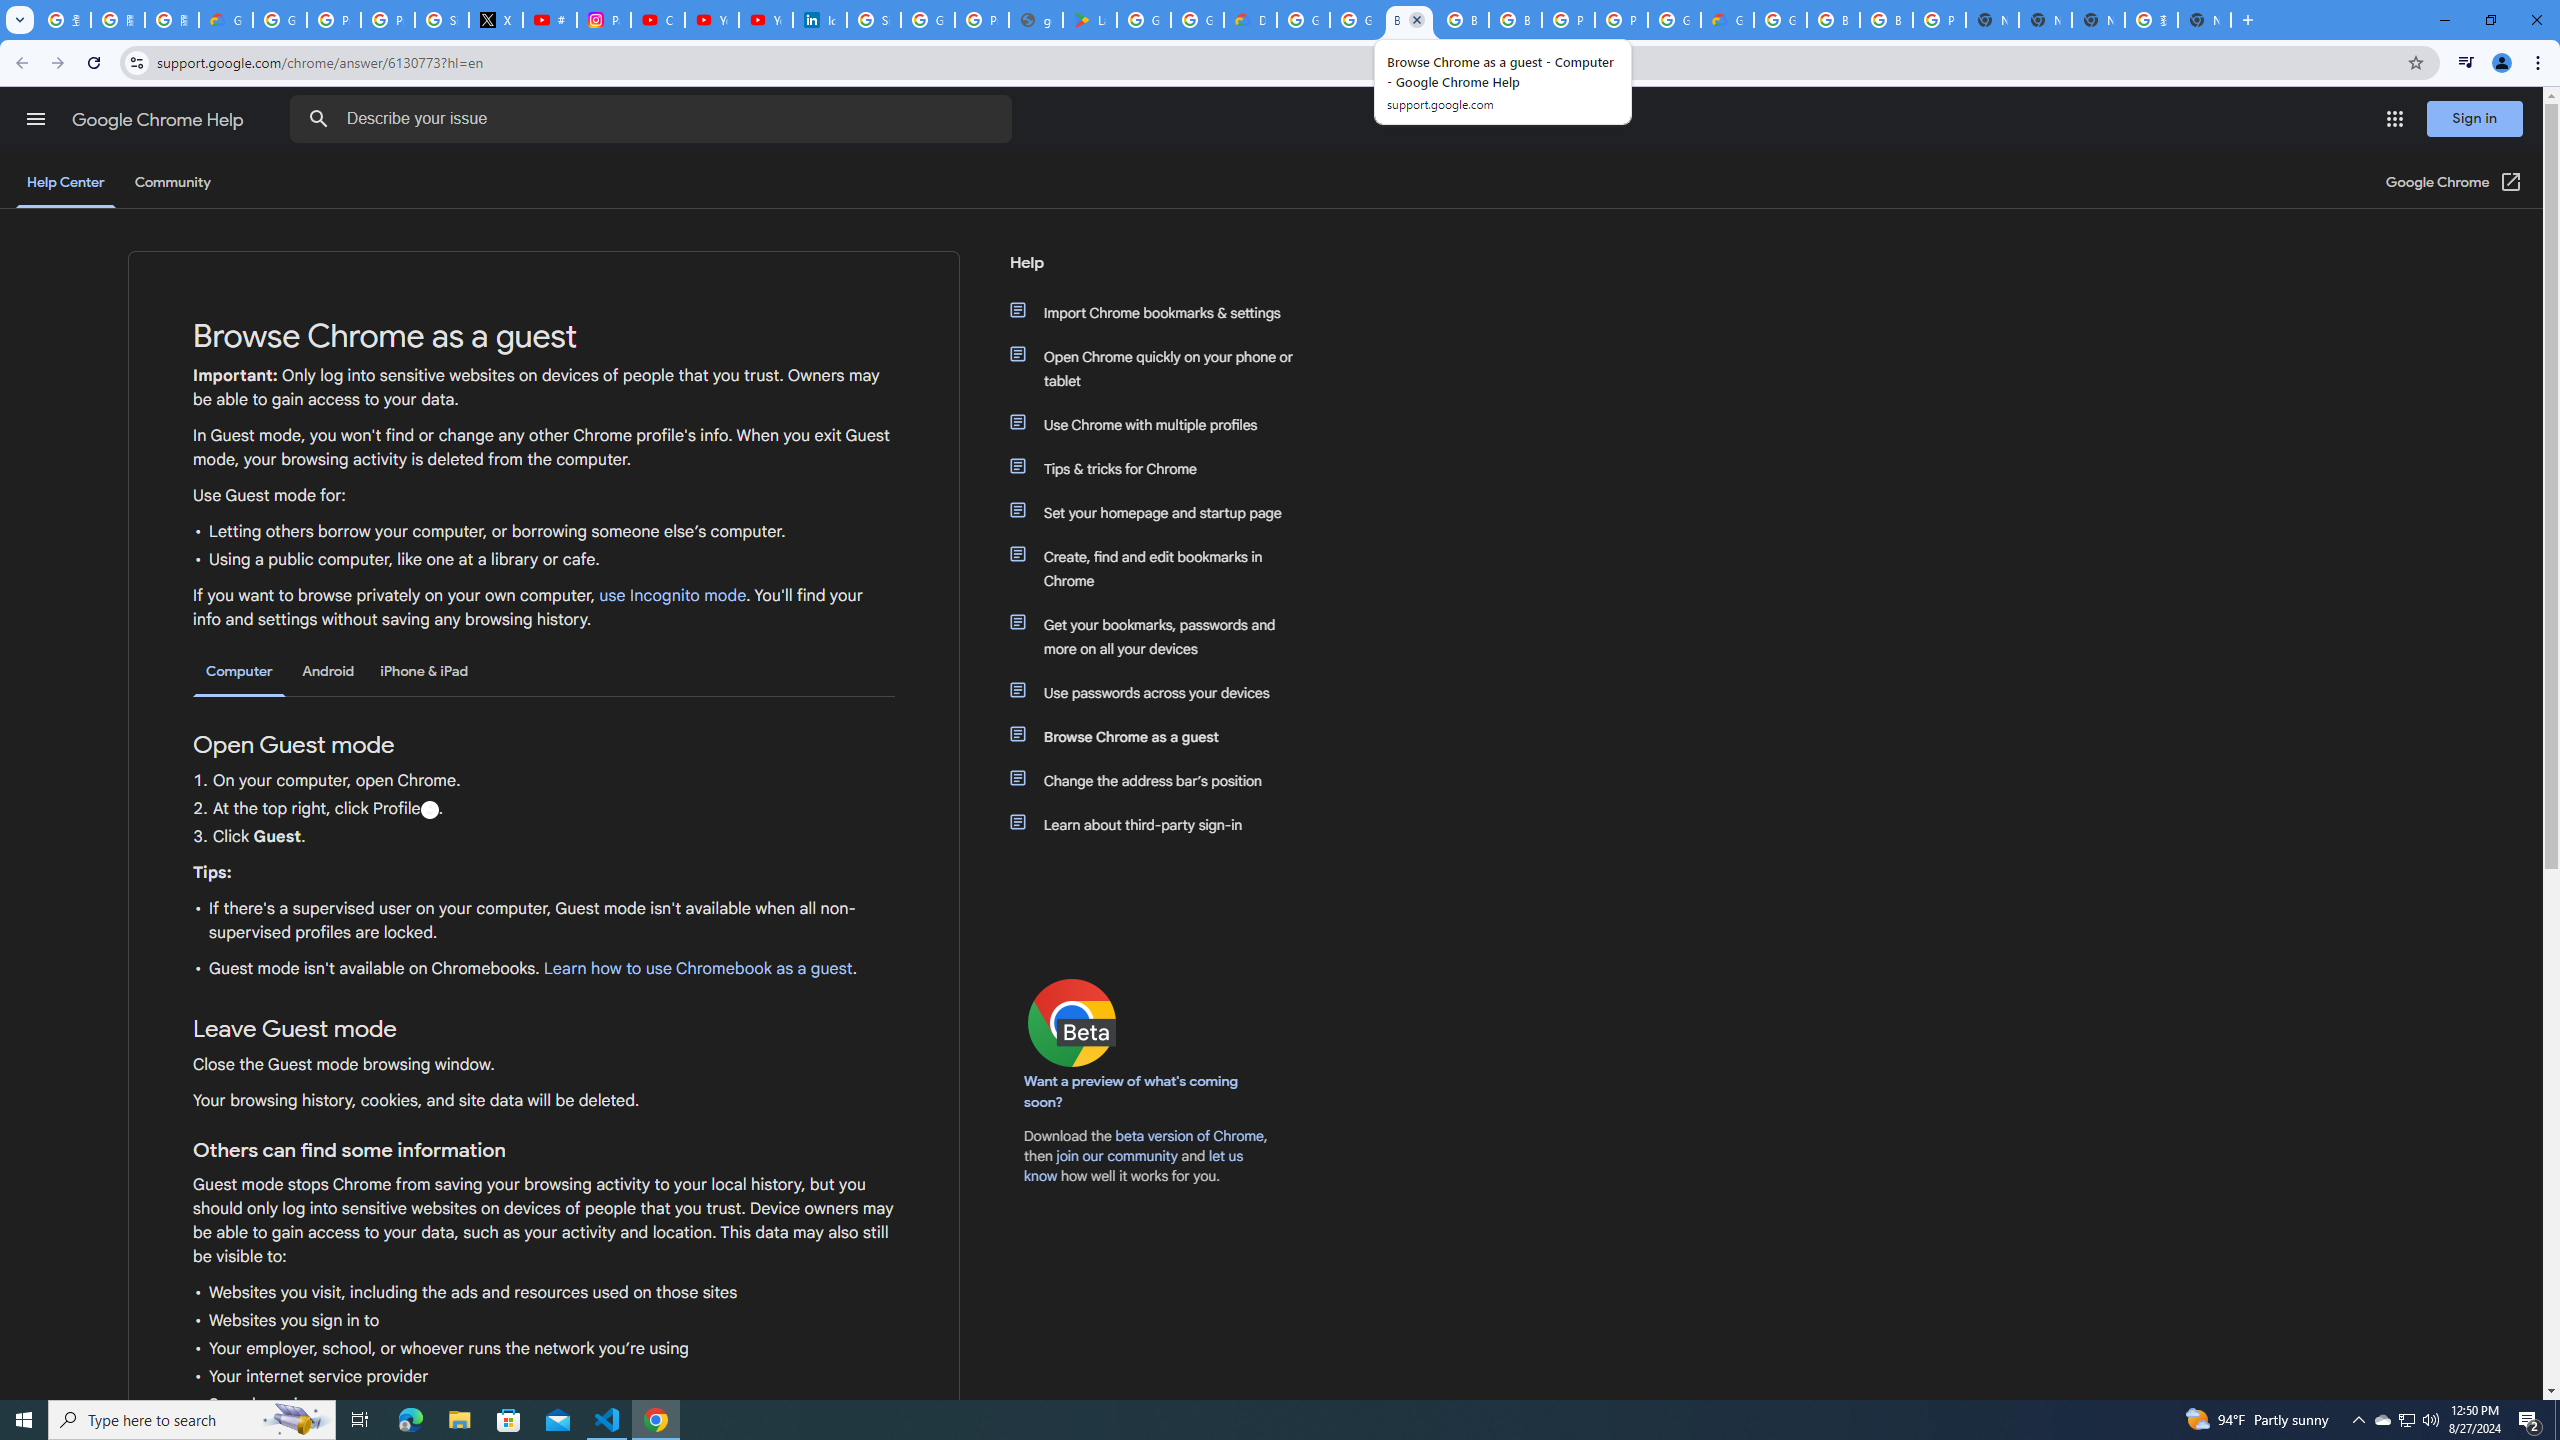 The width and height of the screenshot is (2560, 1440). What do you see at coordinates (697, 968) in the screenshot?
I see `'Learn how to use Chromebook as a guest'` at bounding box center [697, 968].